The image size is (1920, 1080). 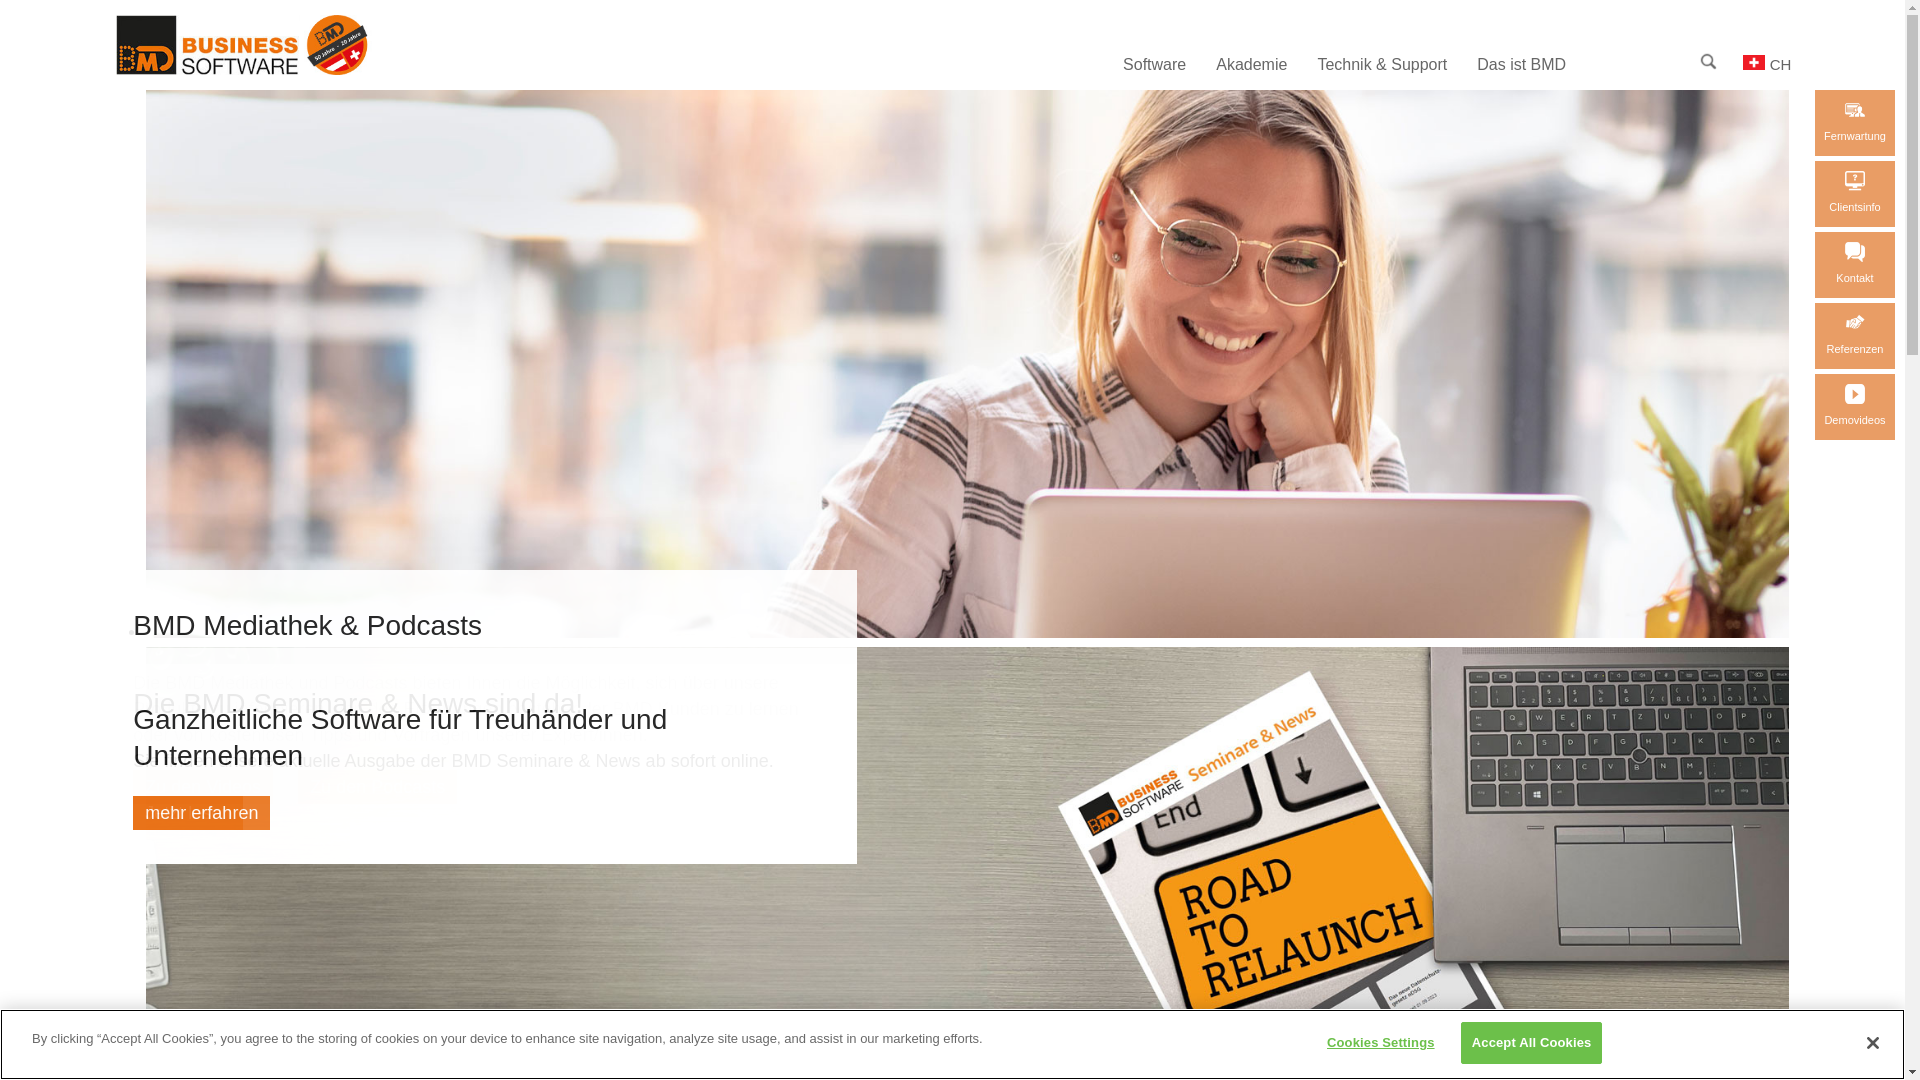 What do you see at coordinates (1381, 64) in the screenshot?
I see `'Technik & Support'` at bounding box center [1381, 64].